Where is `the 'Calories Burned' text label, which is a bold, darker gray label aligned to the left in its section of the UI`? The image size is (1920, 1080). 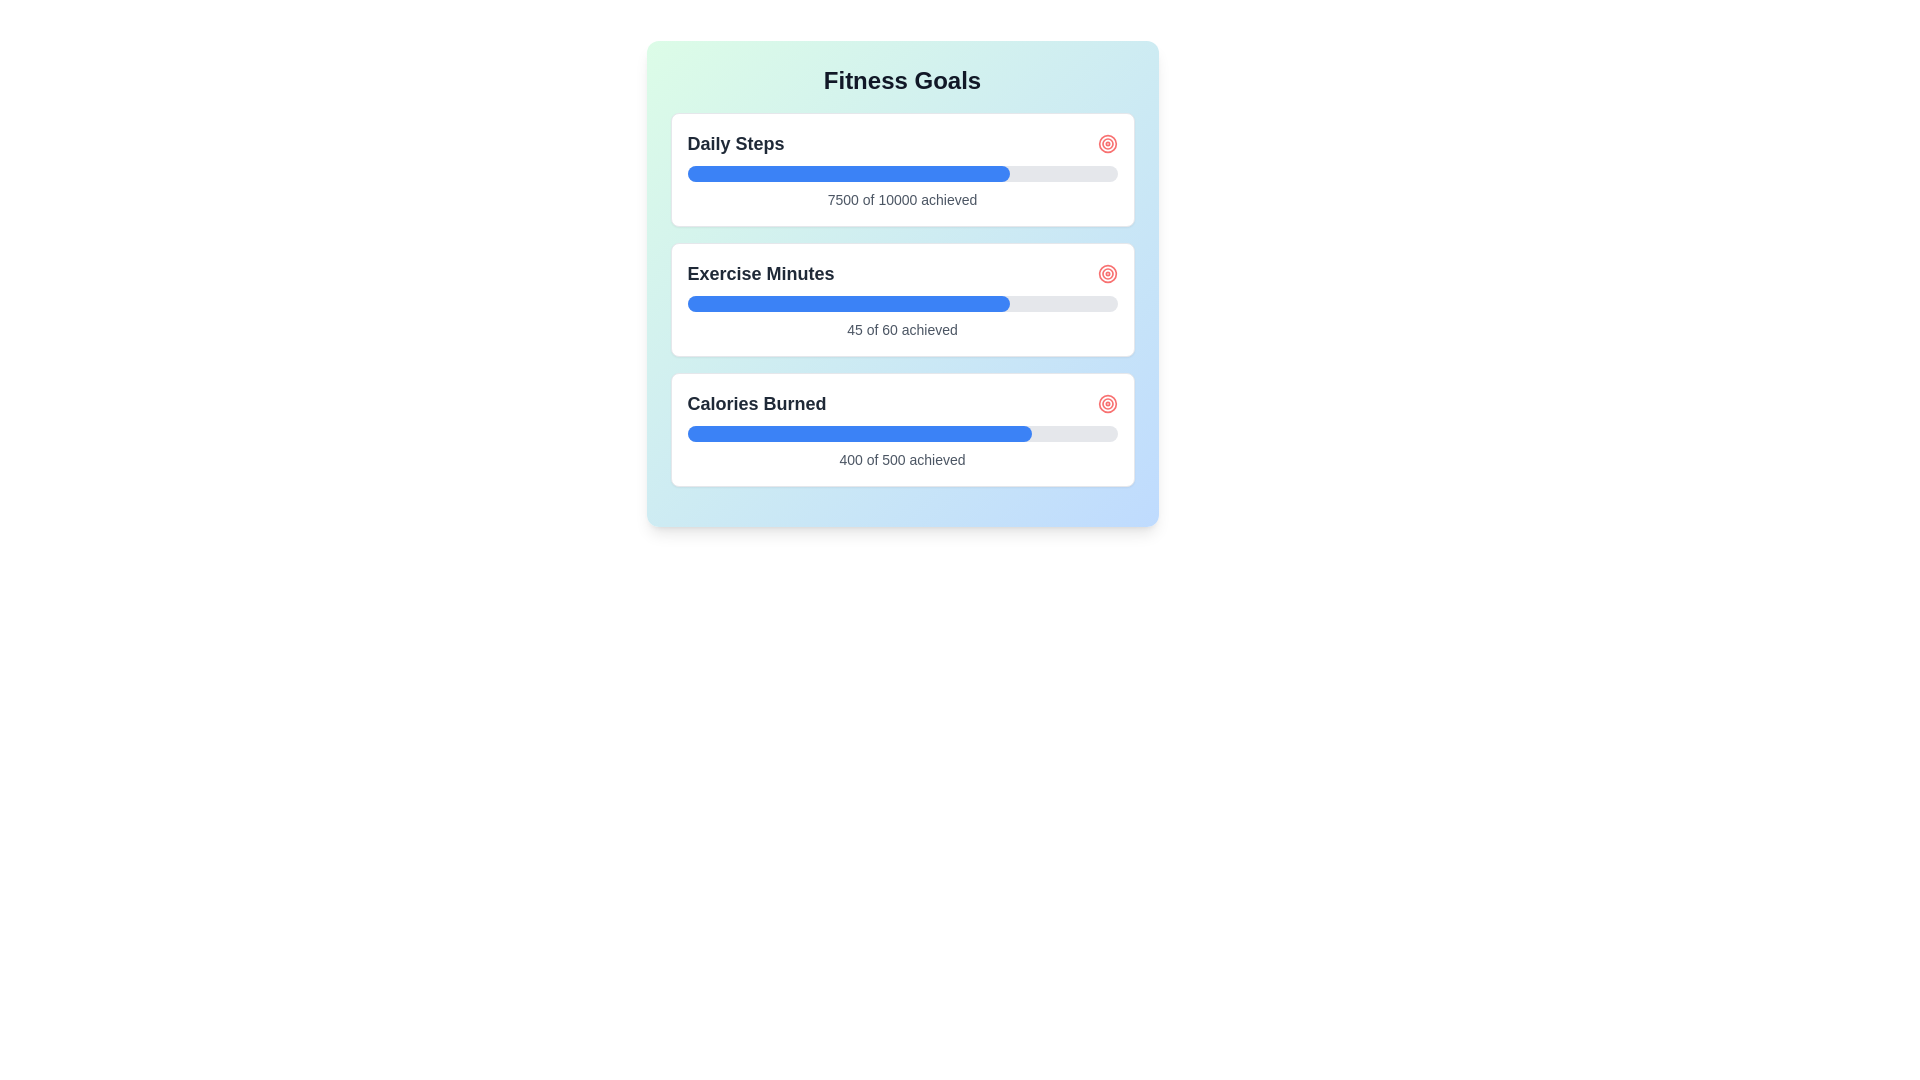
the 'Calories Burned' text label, which is a bold, darker gray label aligned to the left in its section of the UI is located at coordinates (756, 404).